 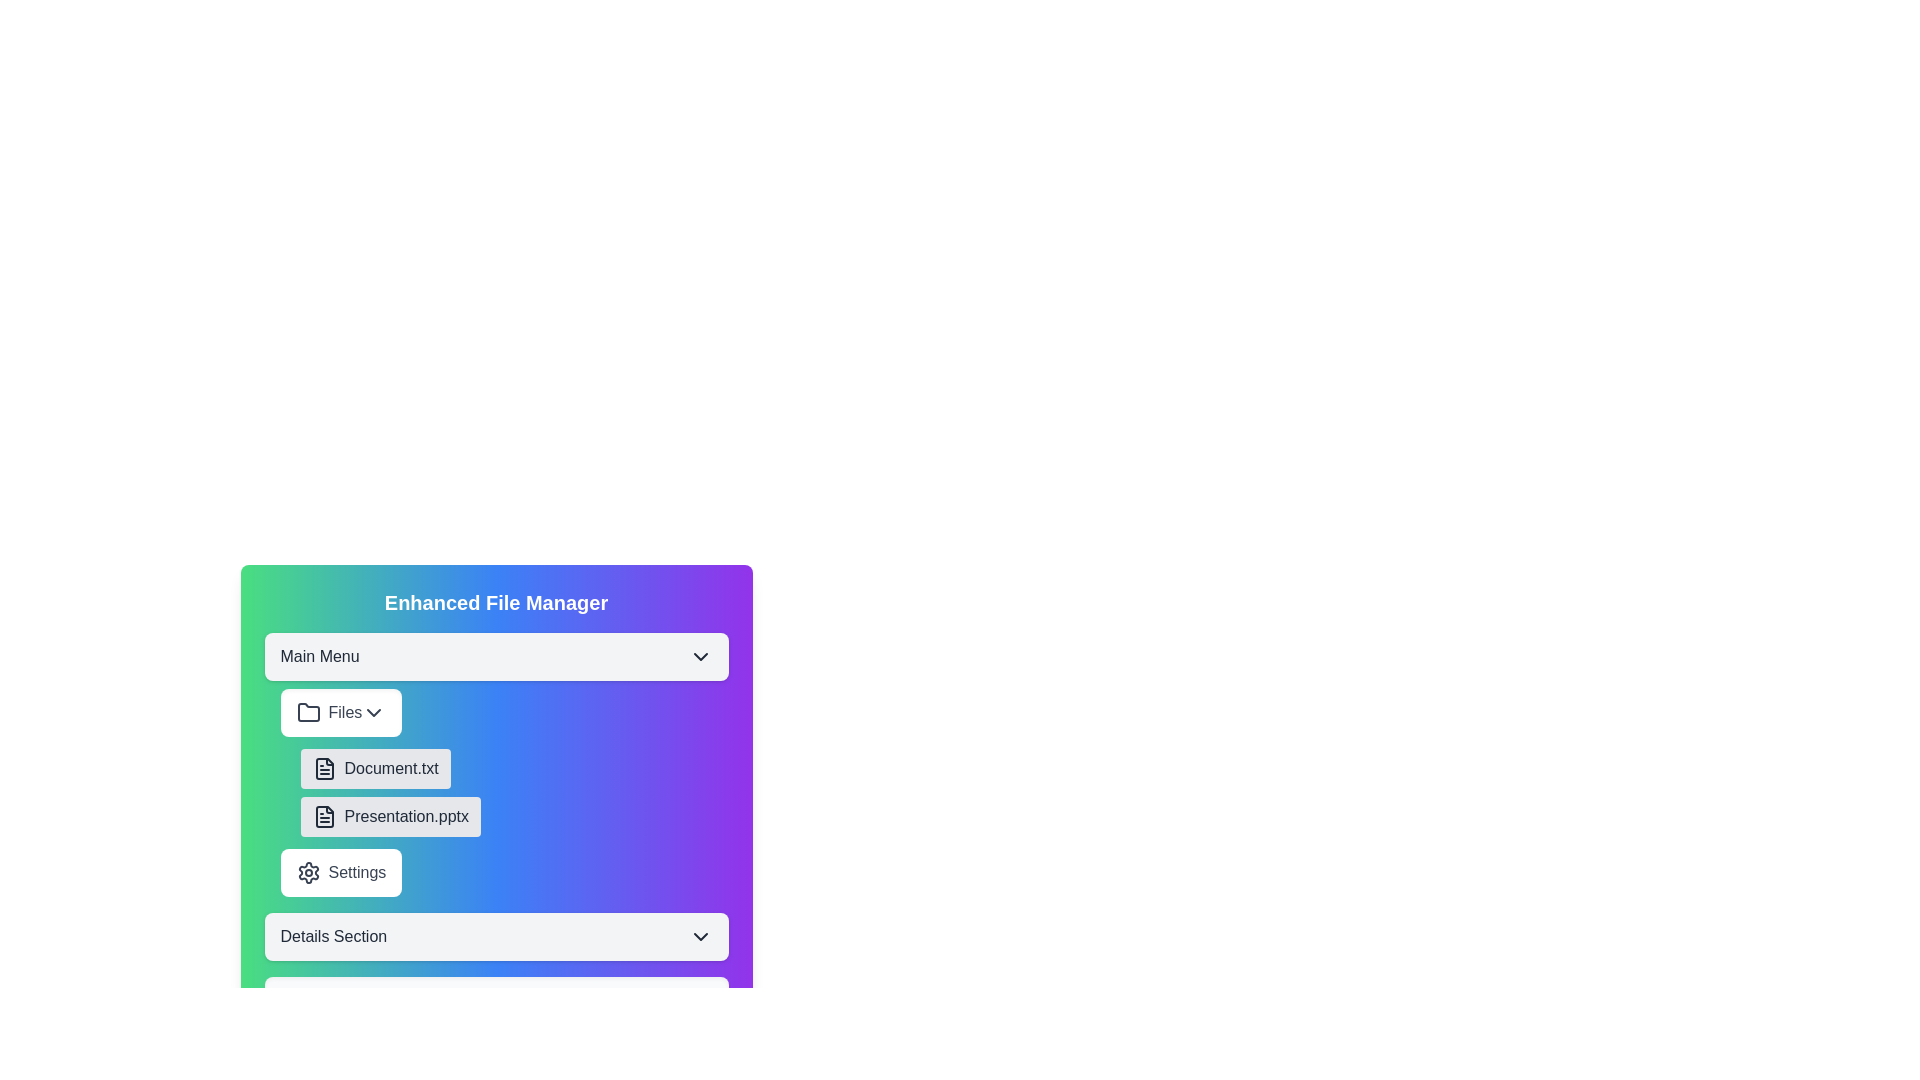 What do you see at coordinates (320, 656) in the screenshot?
I see `the text label indicating the functionality of the associated dropdown menu located beneath the header 'Enhanced File Manager'` at bounding box center [320, 656].